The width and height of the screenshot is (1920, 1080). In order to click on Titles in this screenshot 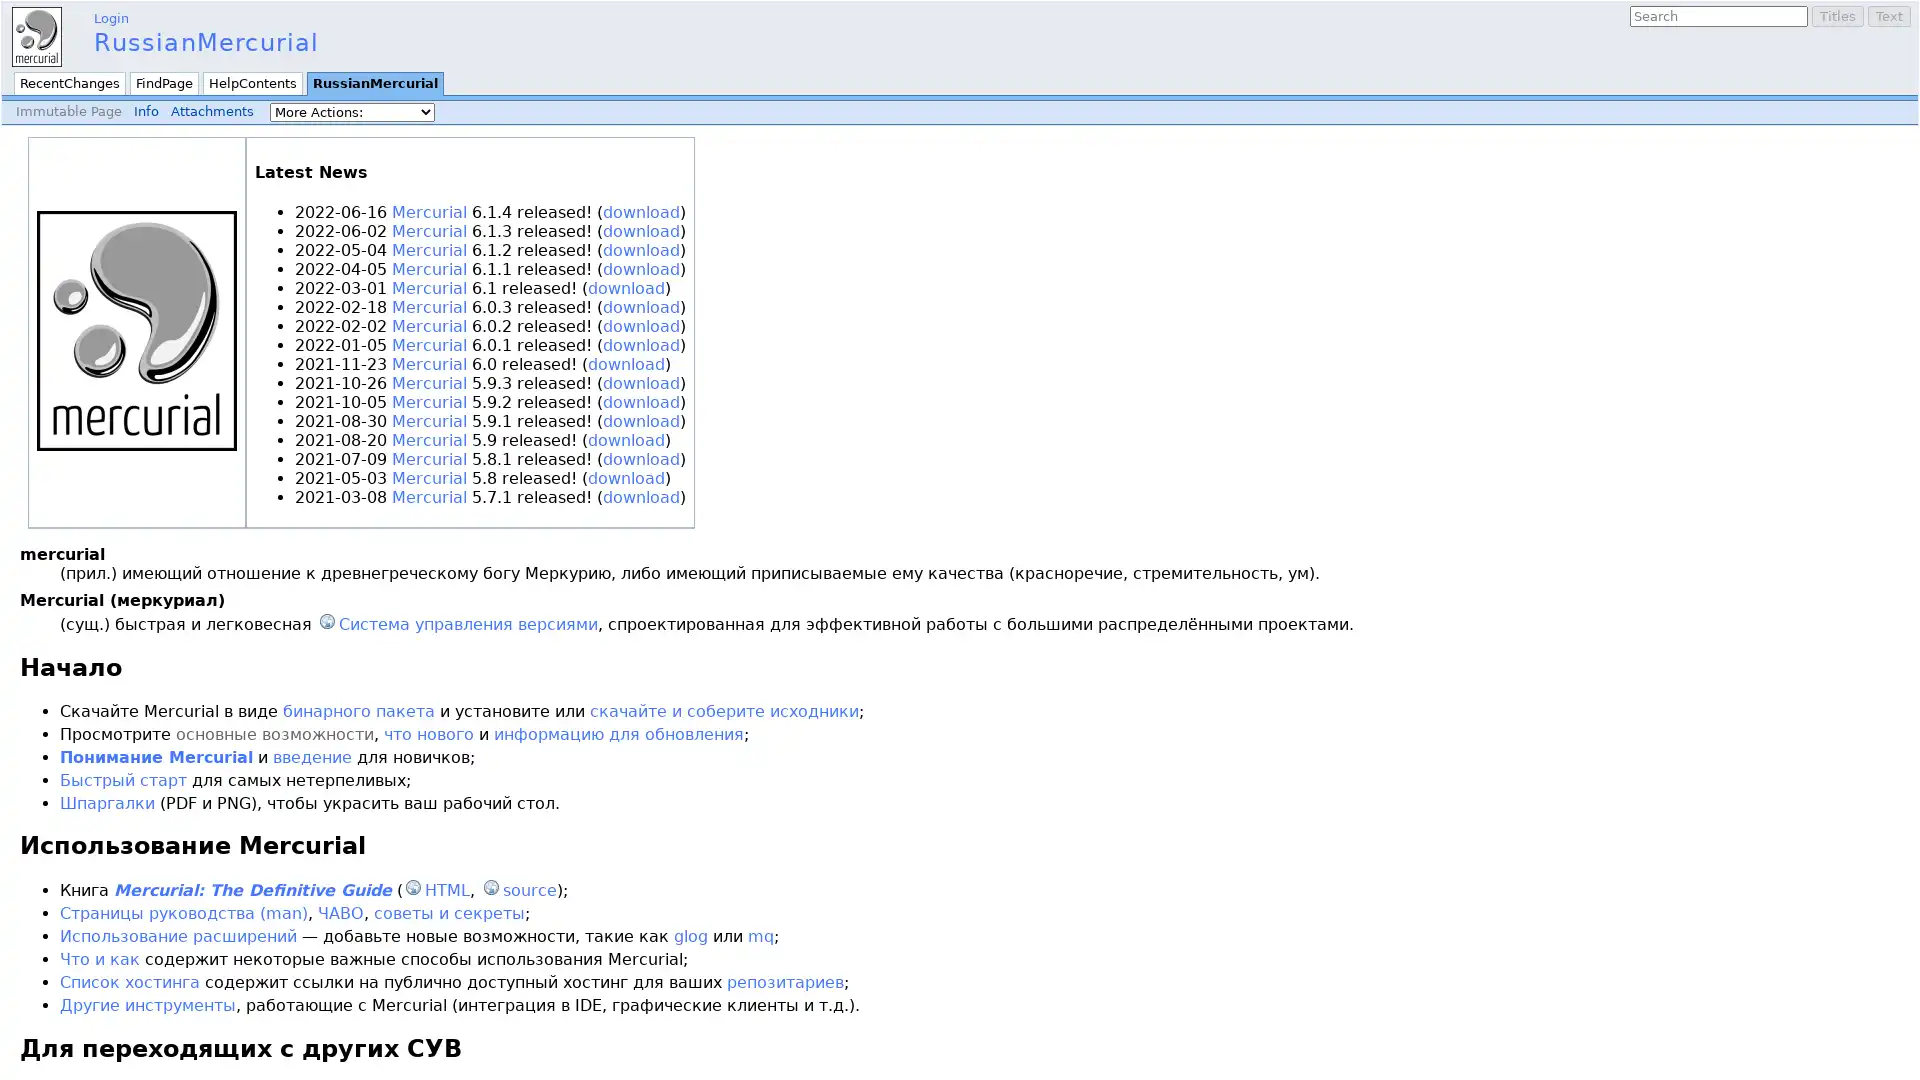, I will do `click(1838, 16)`.